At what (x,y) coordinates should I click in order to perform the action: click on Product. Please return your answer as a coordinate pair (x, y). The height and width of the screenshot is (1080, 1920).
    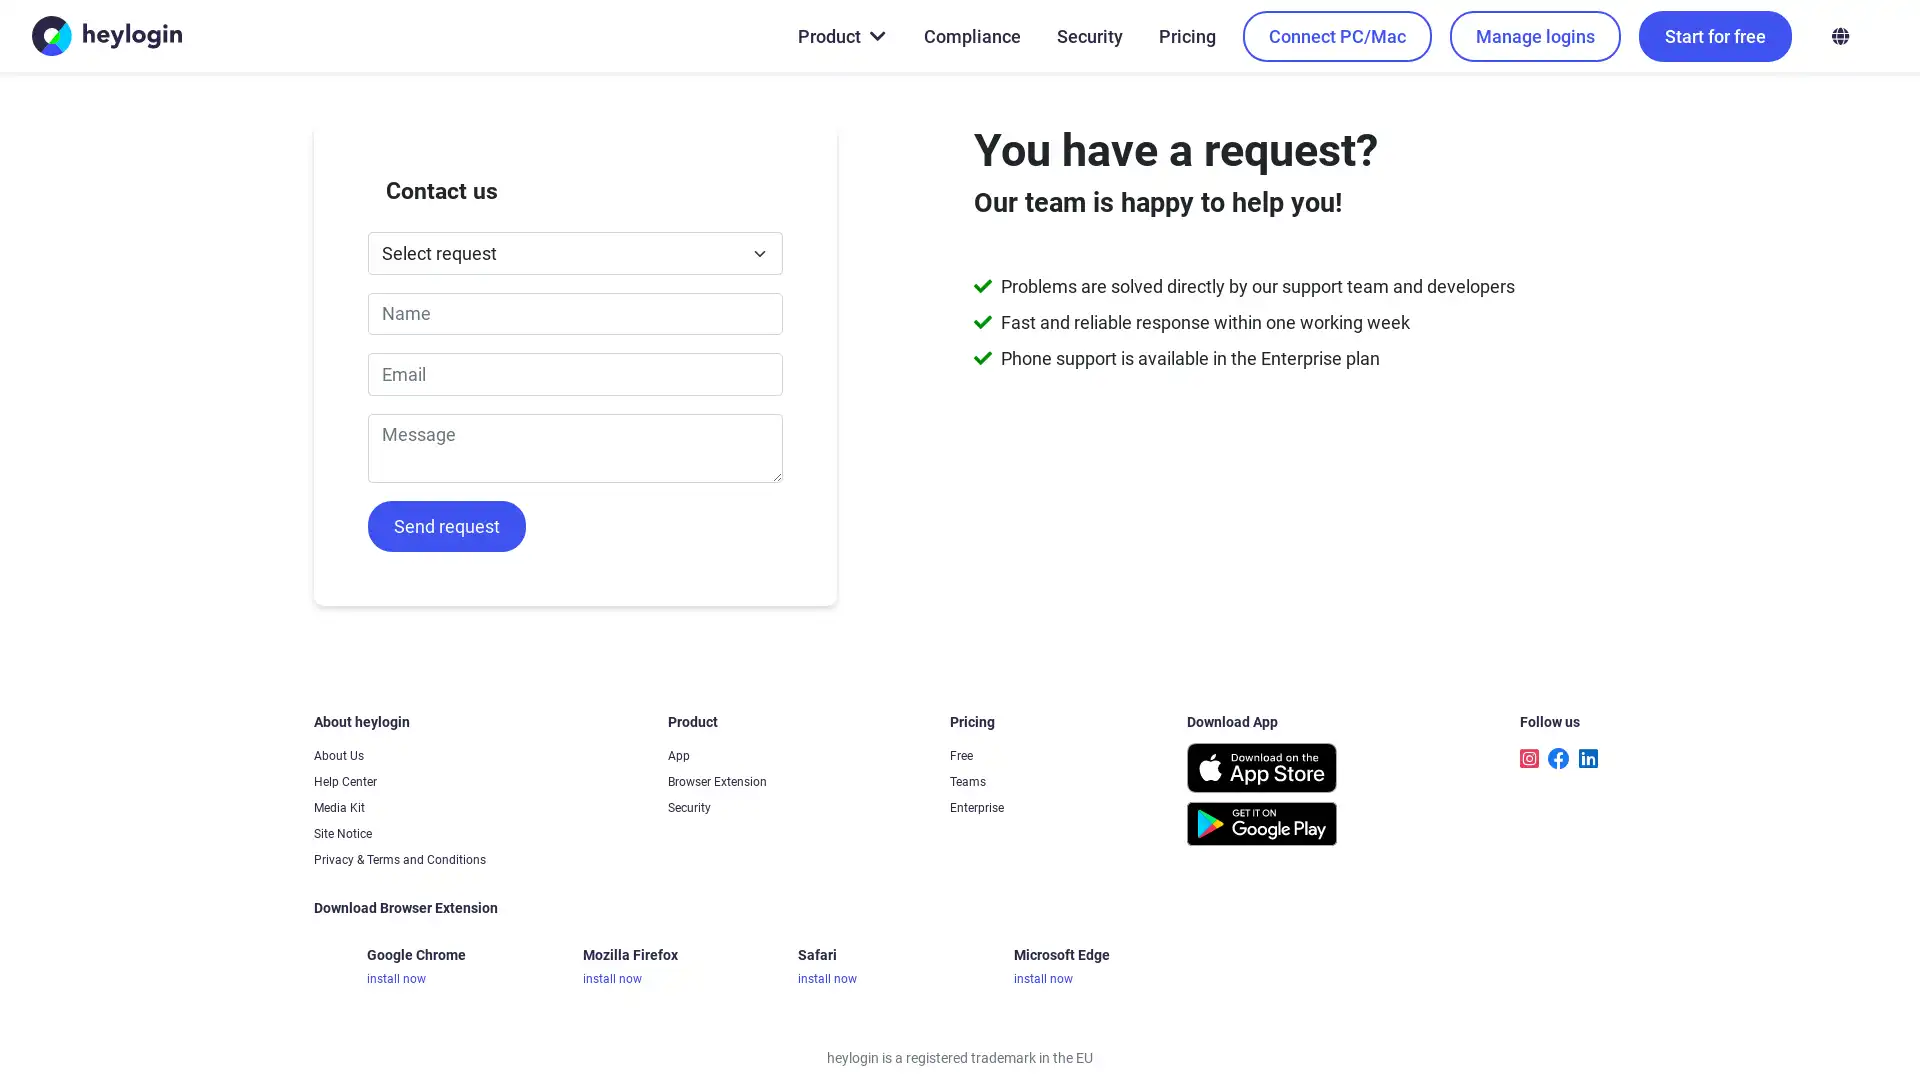
    Looking at the image, I should click on (840, 35).